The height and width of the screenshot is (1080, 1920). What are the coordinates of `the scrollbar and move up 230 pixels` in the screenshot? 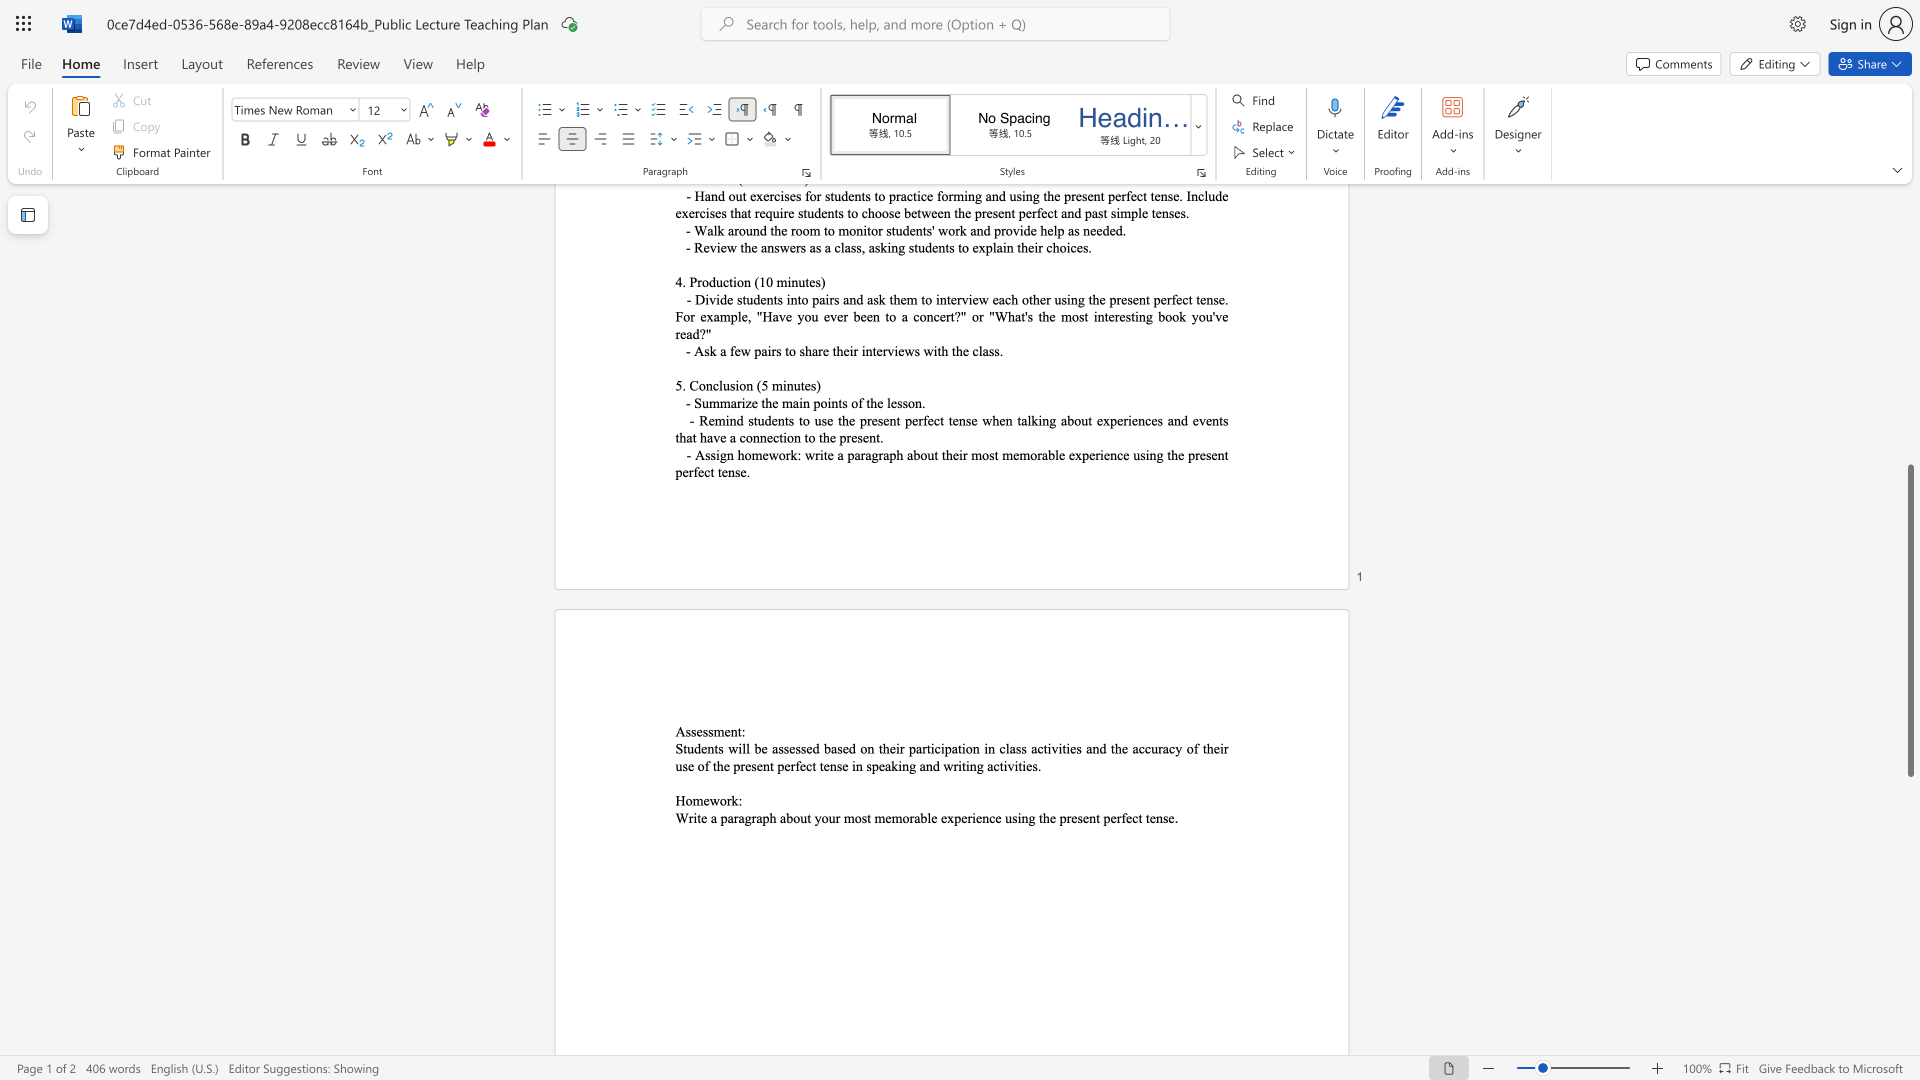 It's located at (1909, 619).